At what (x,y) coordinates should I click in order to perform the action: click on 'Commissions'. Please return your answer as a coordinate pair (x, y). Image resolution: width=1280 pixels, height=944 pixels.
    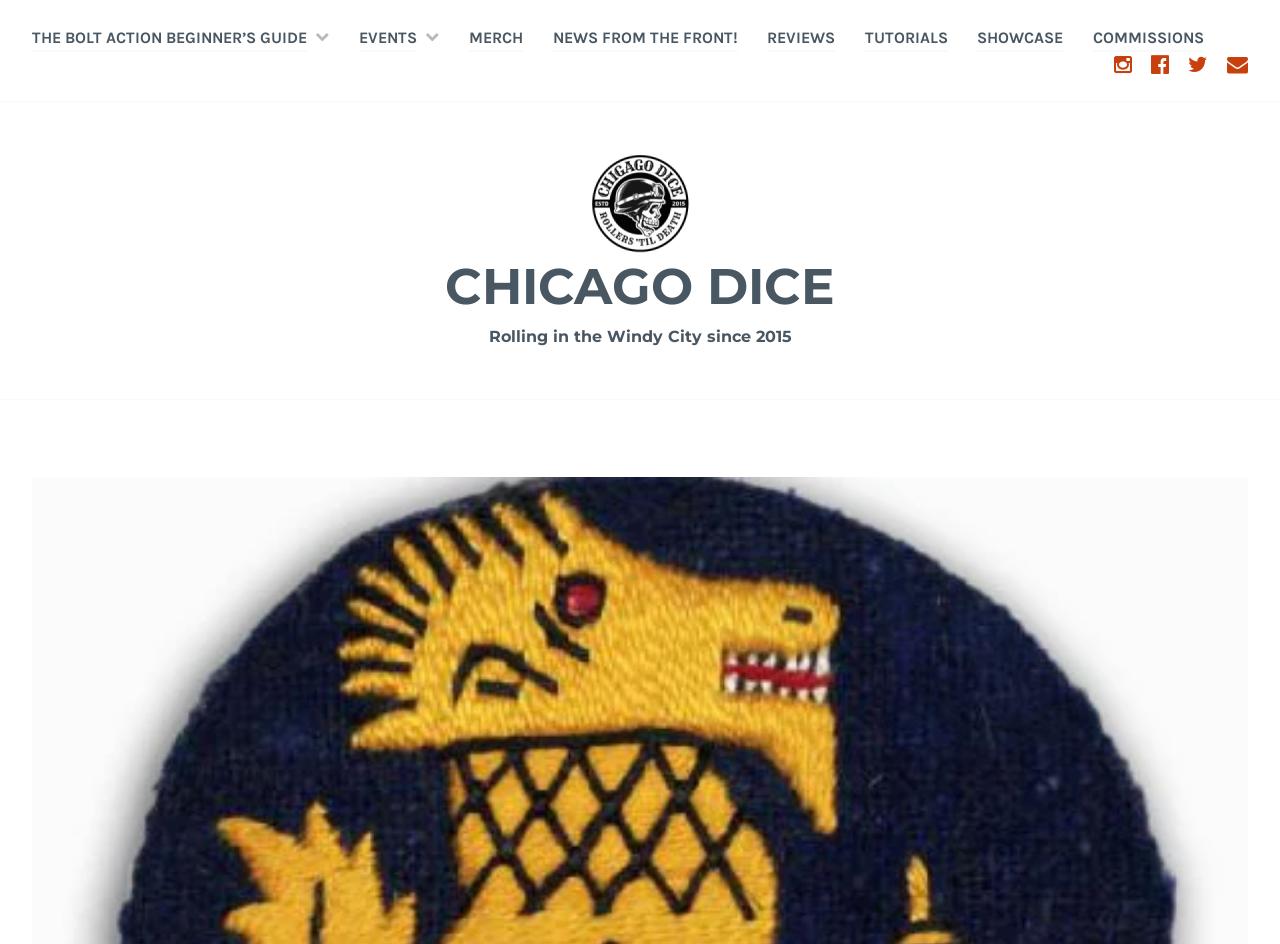
    Looking at the image, I should click on (1147, 36).